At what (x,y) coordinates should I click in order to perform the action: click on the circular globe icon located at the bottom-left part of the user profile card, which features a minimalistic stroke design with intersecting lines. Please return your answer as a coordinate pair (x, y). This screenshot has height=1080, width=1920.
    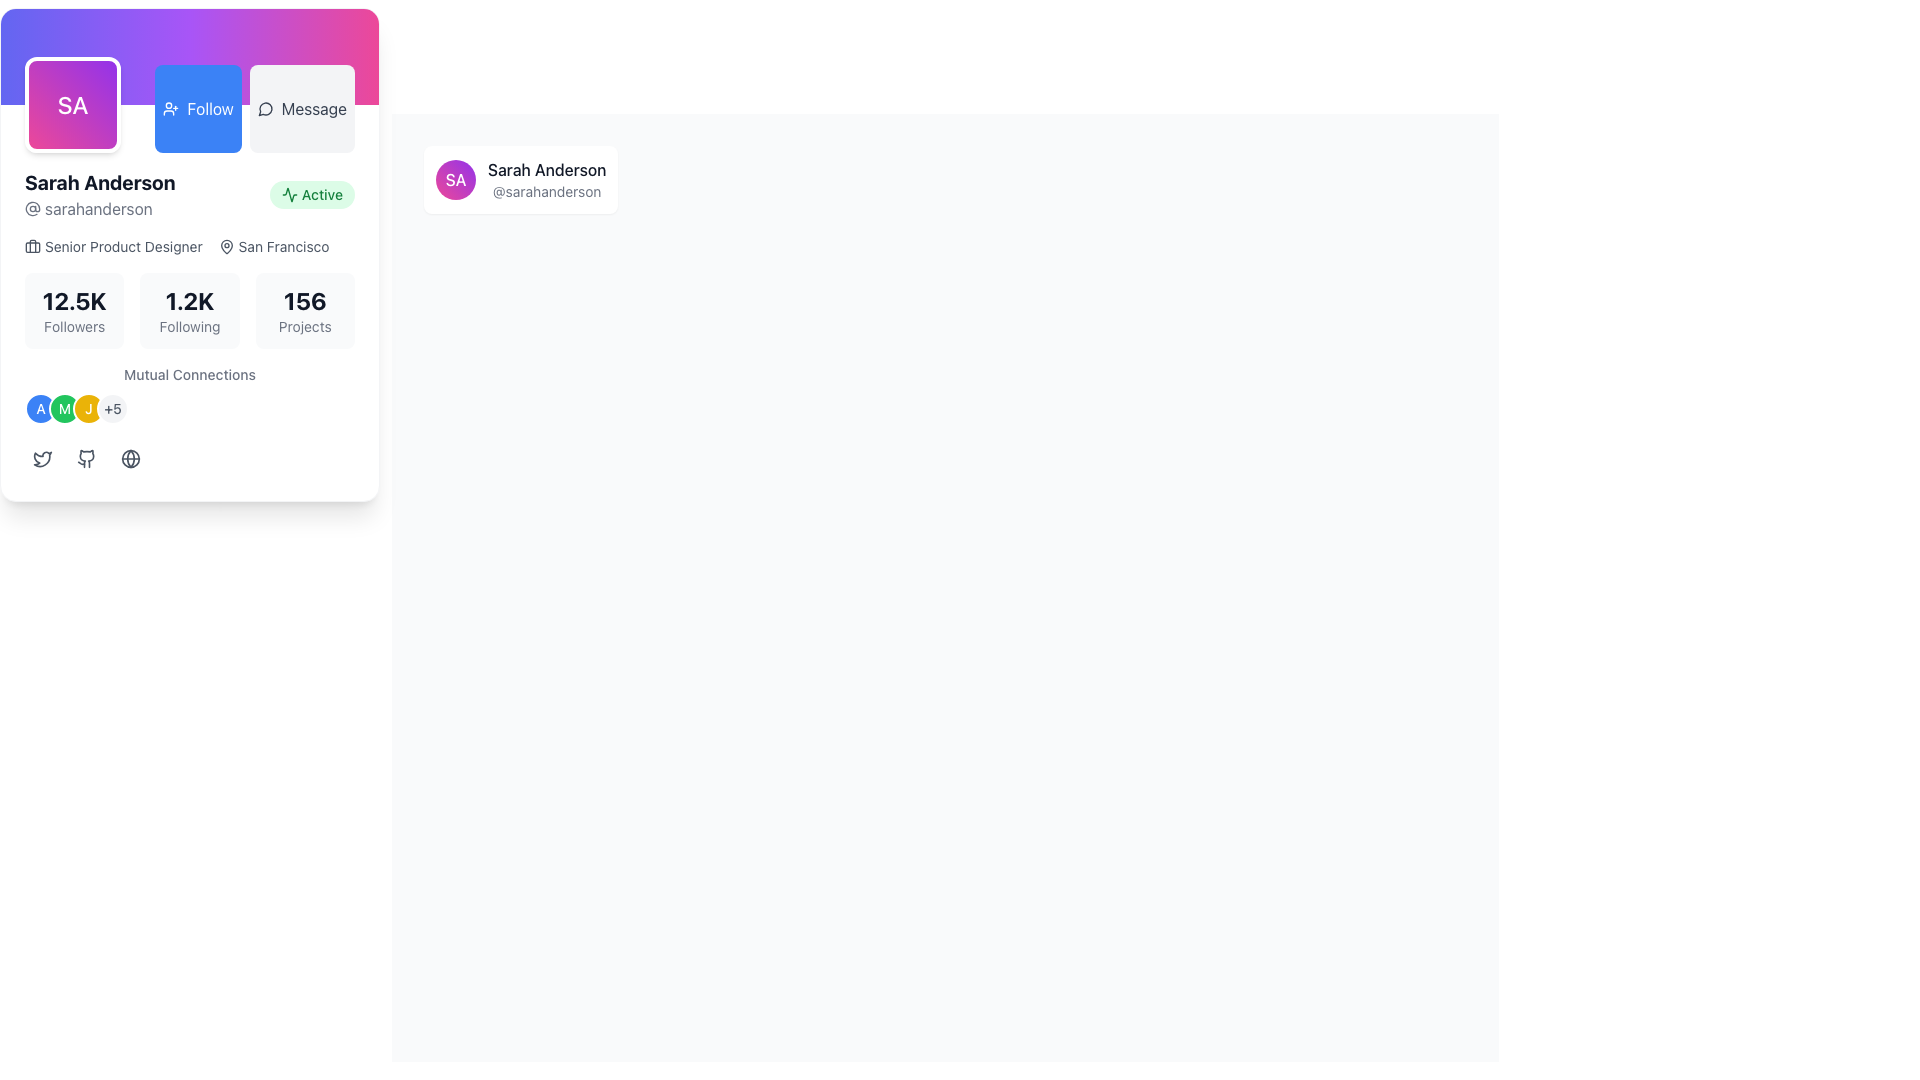
    Looking at the image, I should click on (129, 459).